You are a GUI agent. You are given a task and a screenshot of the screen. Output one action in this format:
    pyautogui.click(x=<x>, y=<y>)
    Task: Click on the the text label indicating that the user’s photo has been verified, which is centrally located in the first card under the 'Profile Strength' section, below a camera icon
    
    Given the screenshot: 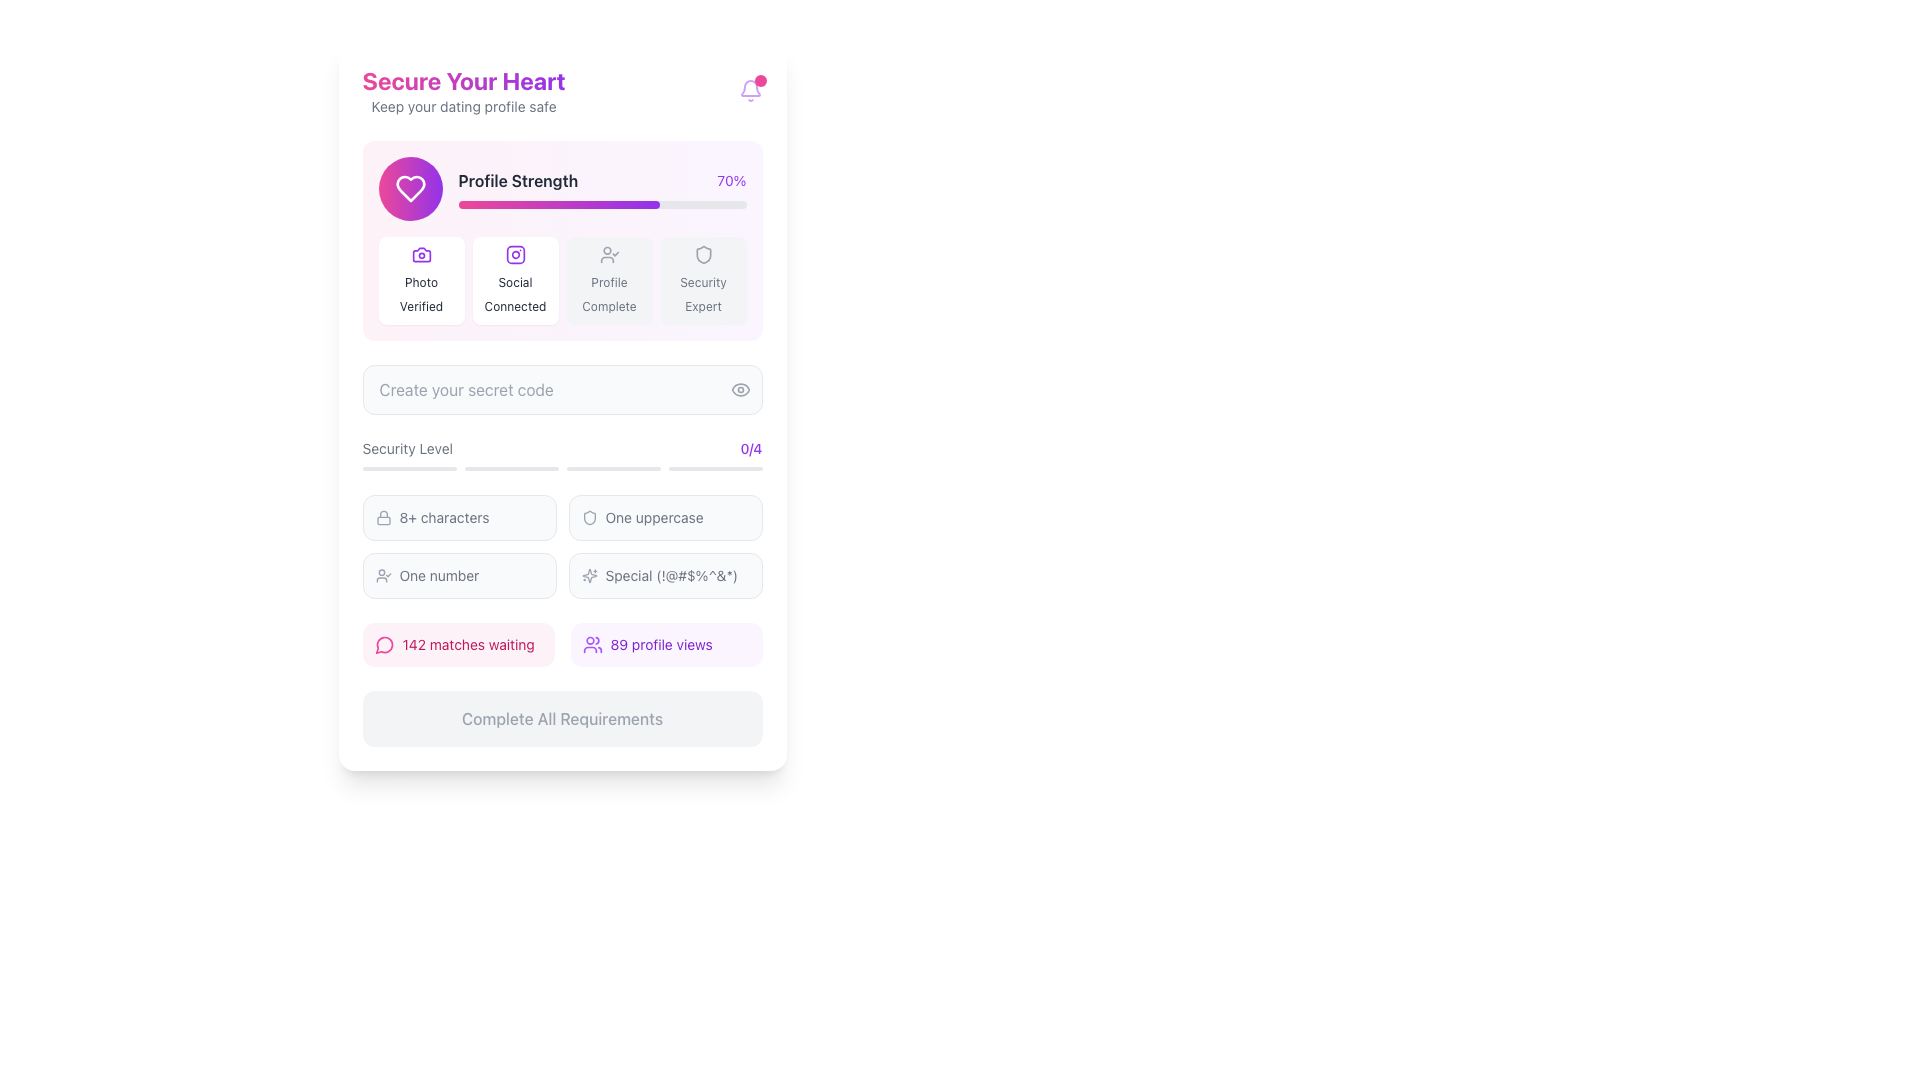 What is the action you would take?
    pyautogui.click(x=420, y=294)
    